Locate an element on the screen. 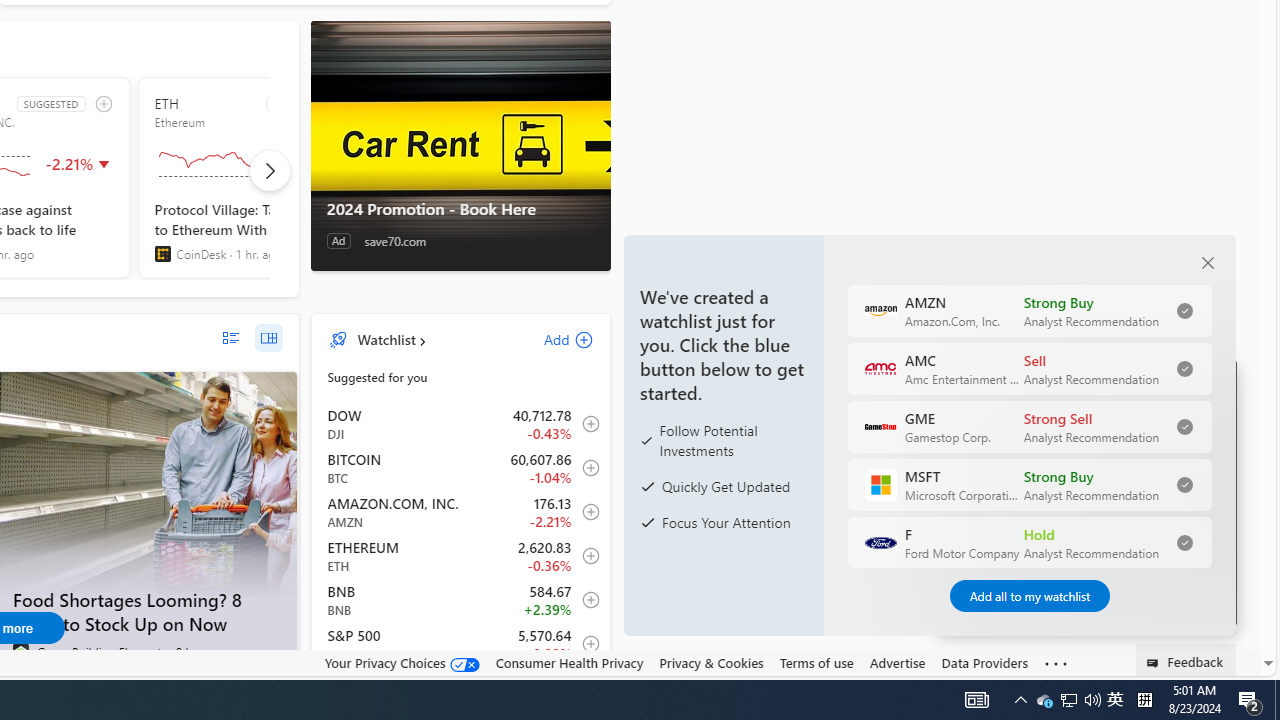 The width and height of the screenshot is (1280, 720). 'Feedback' is located at coordinates (1186, 659).